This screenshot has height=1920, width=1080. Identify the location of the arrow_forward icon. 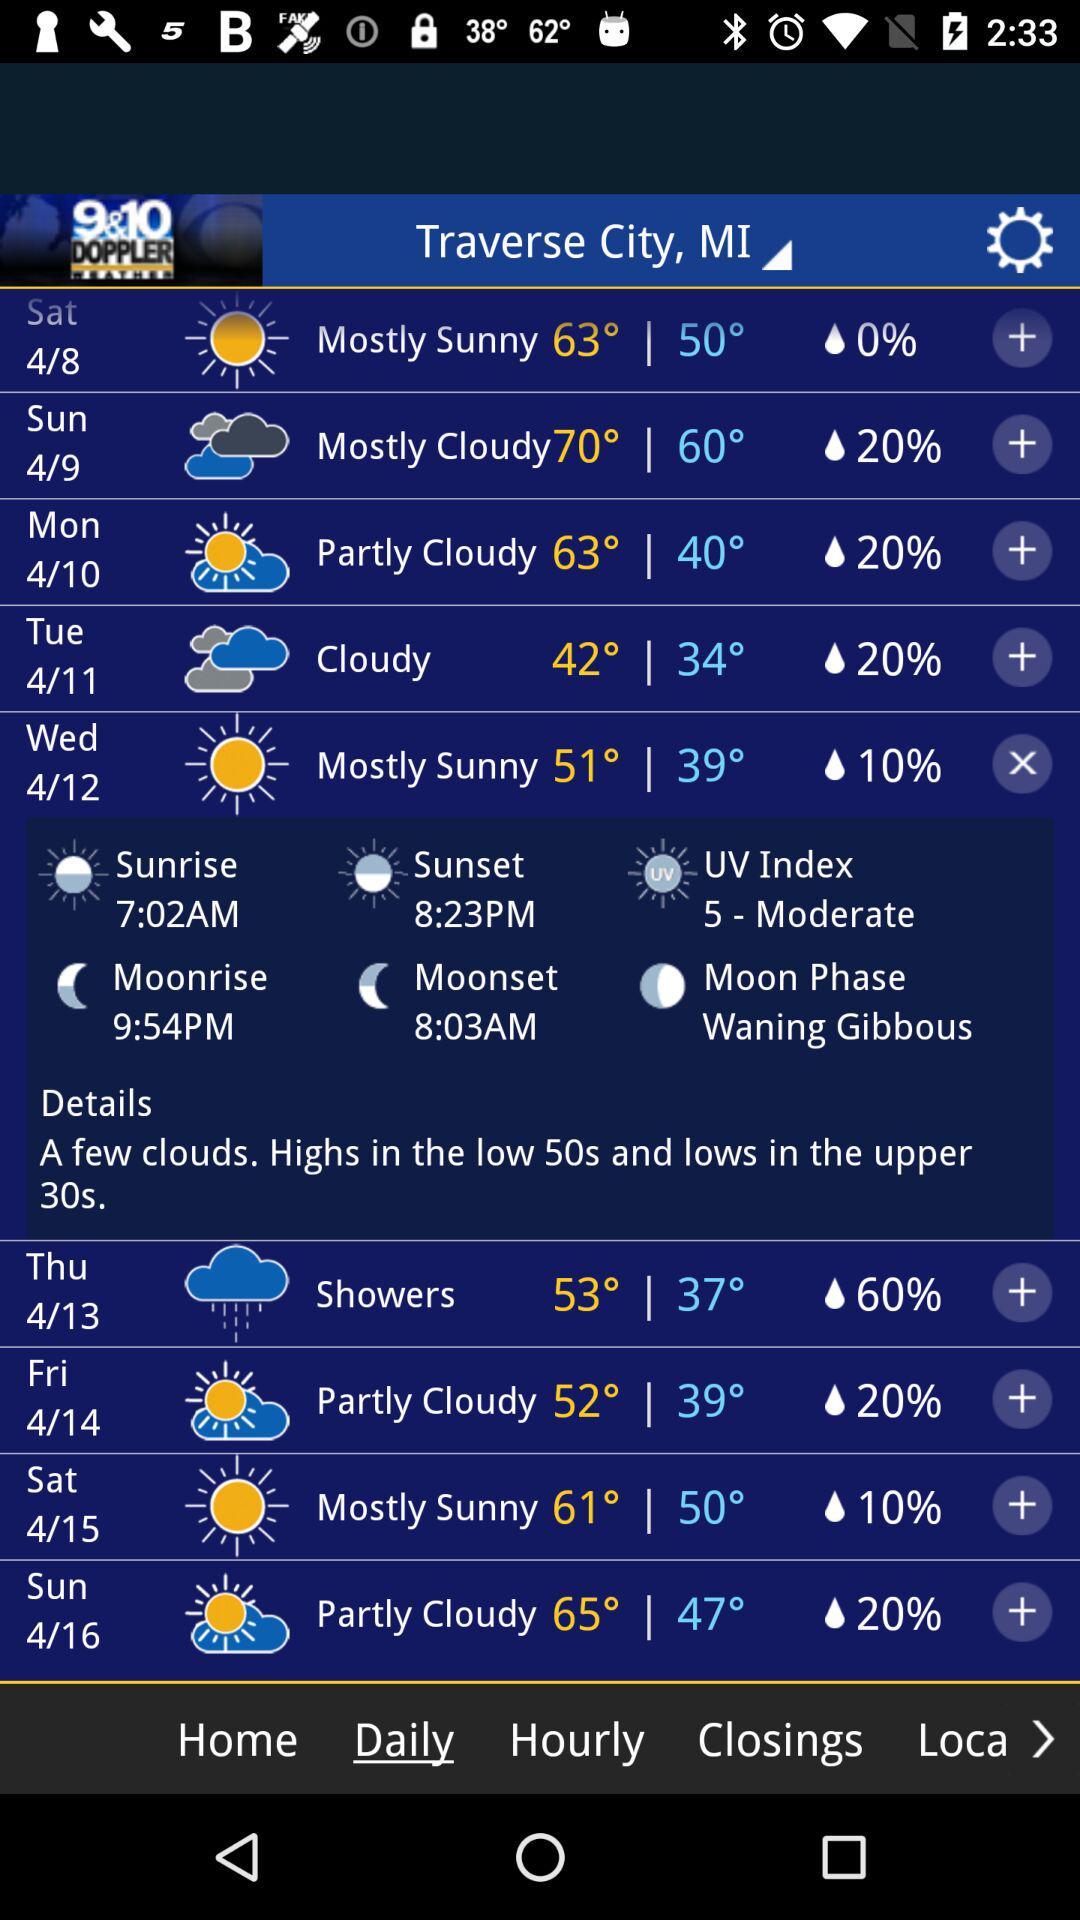
(1042, 1737).